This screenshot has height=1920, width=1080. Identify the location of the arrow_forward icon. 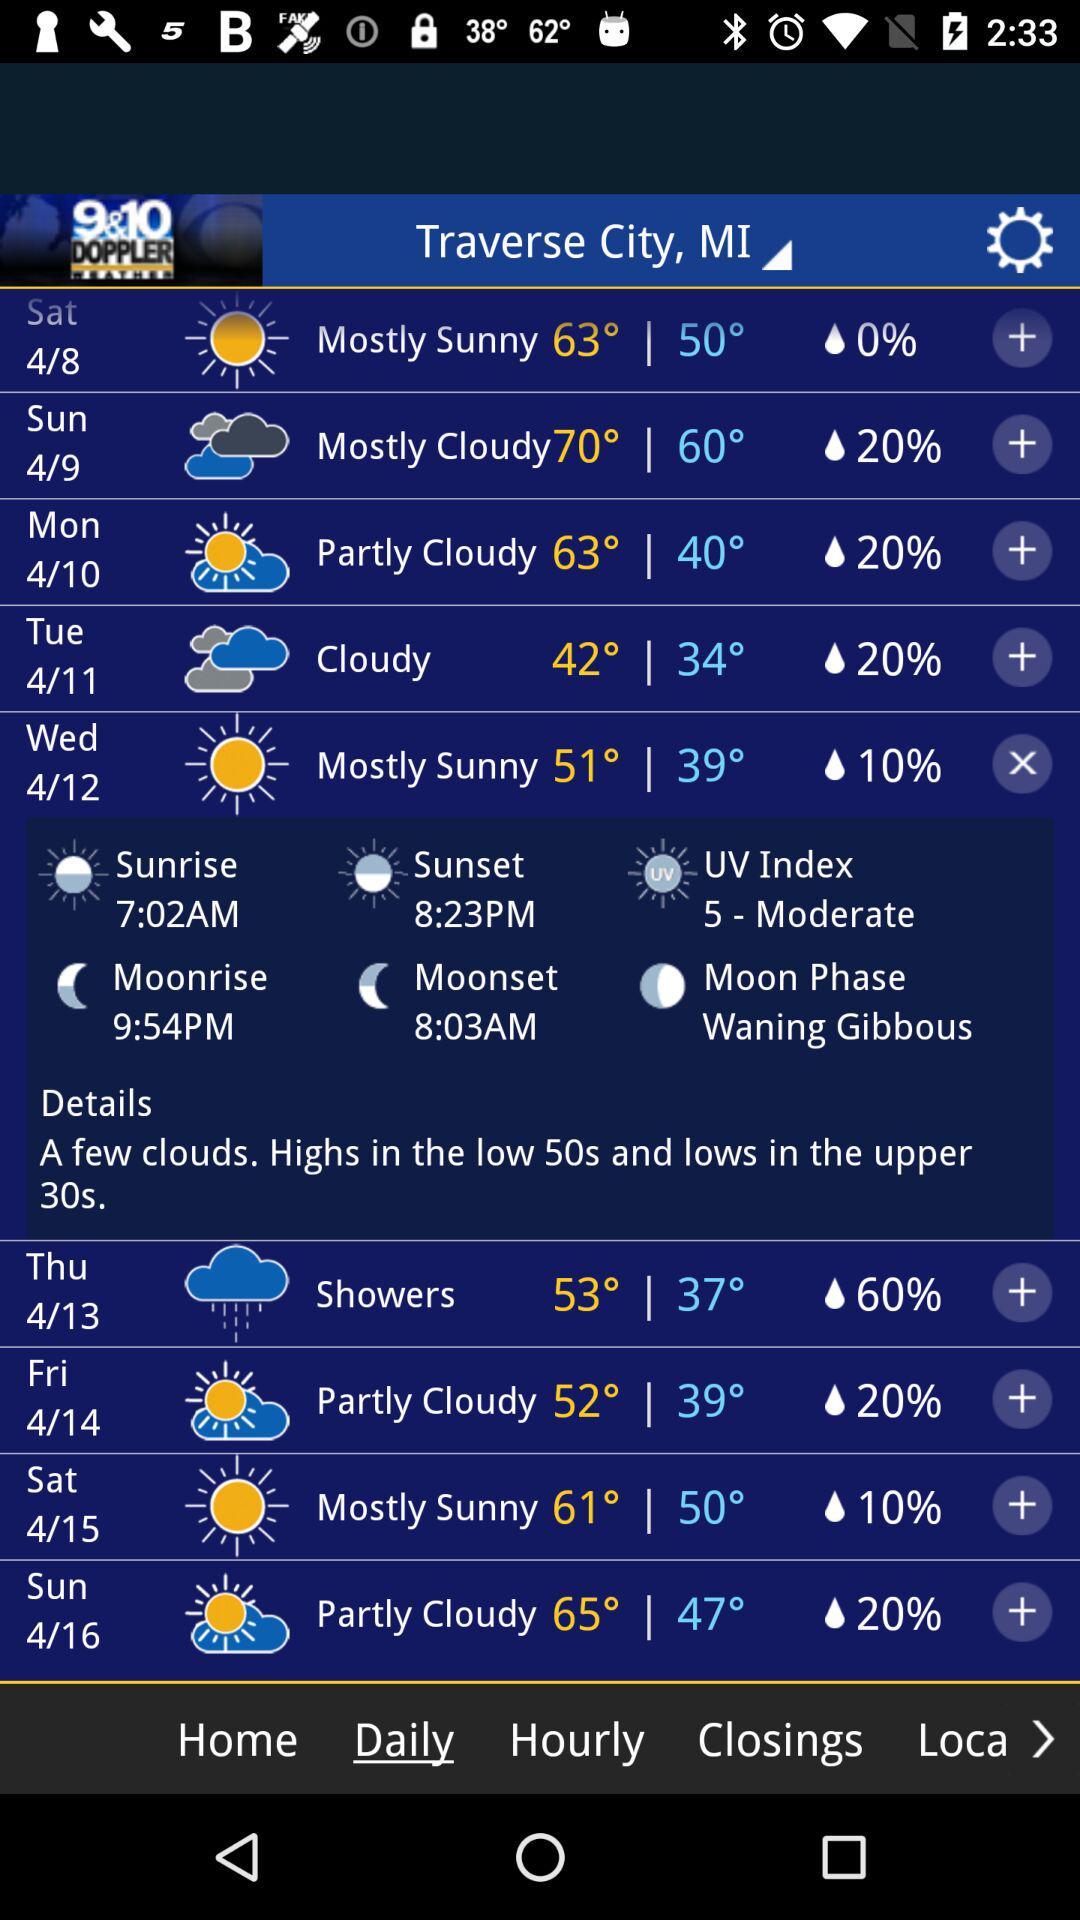
(1042, 1737).